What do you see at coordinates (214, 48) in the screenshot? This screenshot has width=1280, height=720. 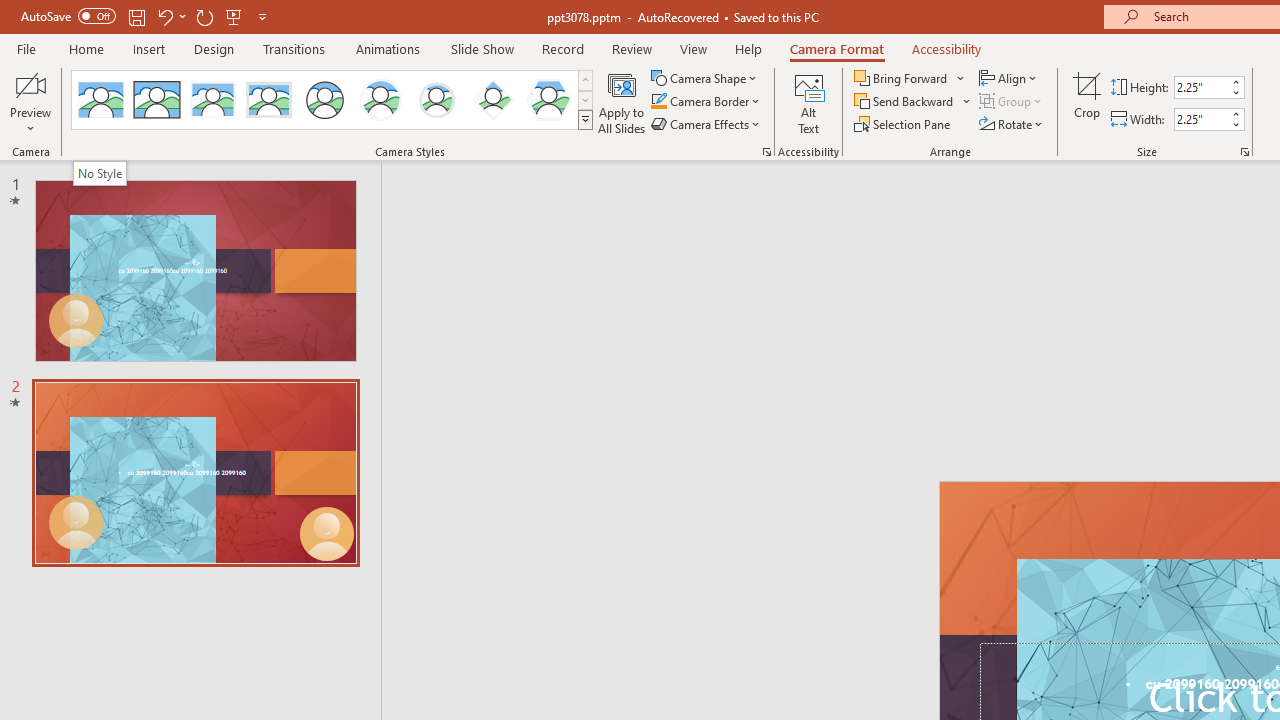 I see `'Design'` at bounding box center [214, 48].